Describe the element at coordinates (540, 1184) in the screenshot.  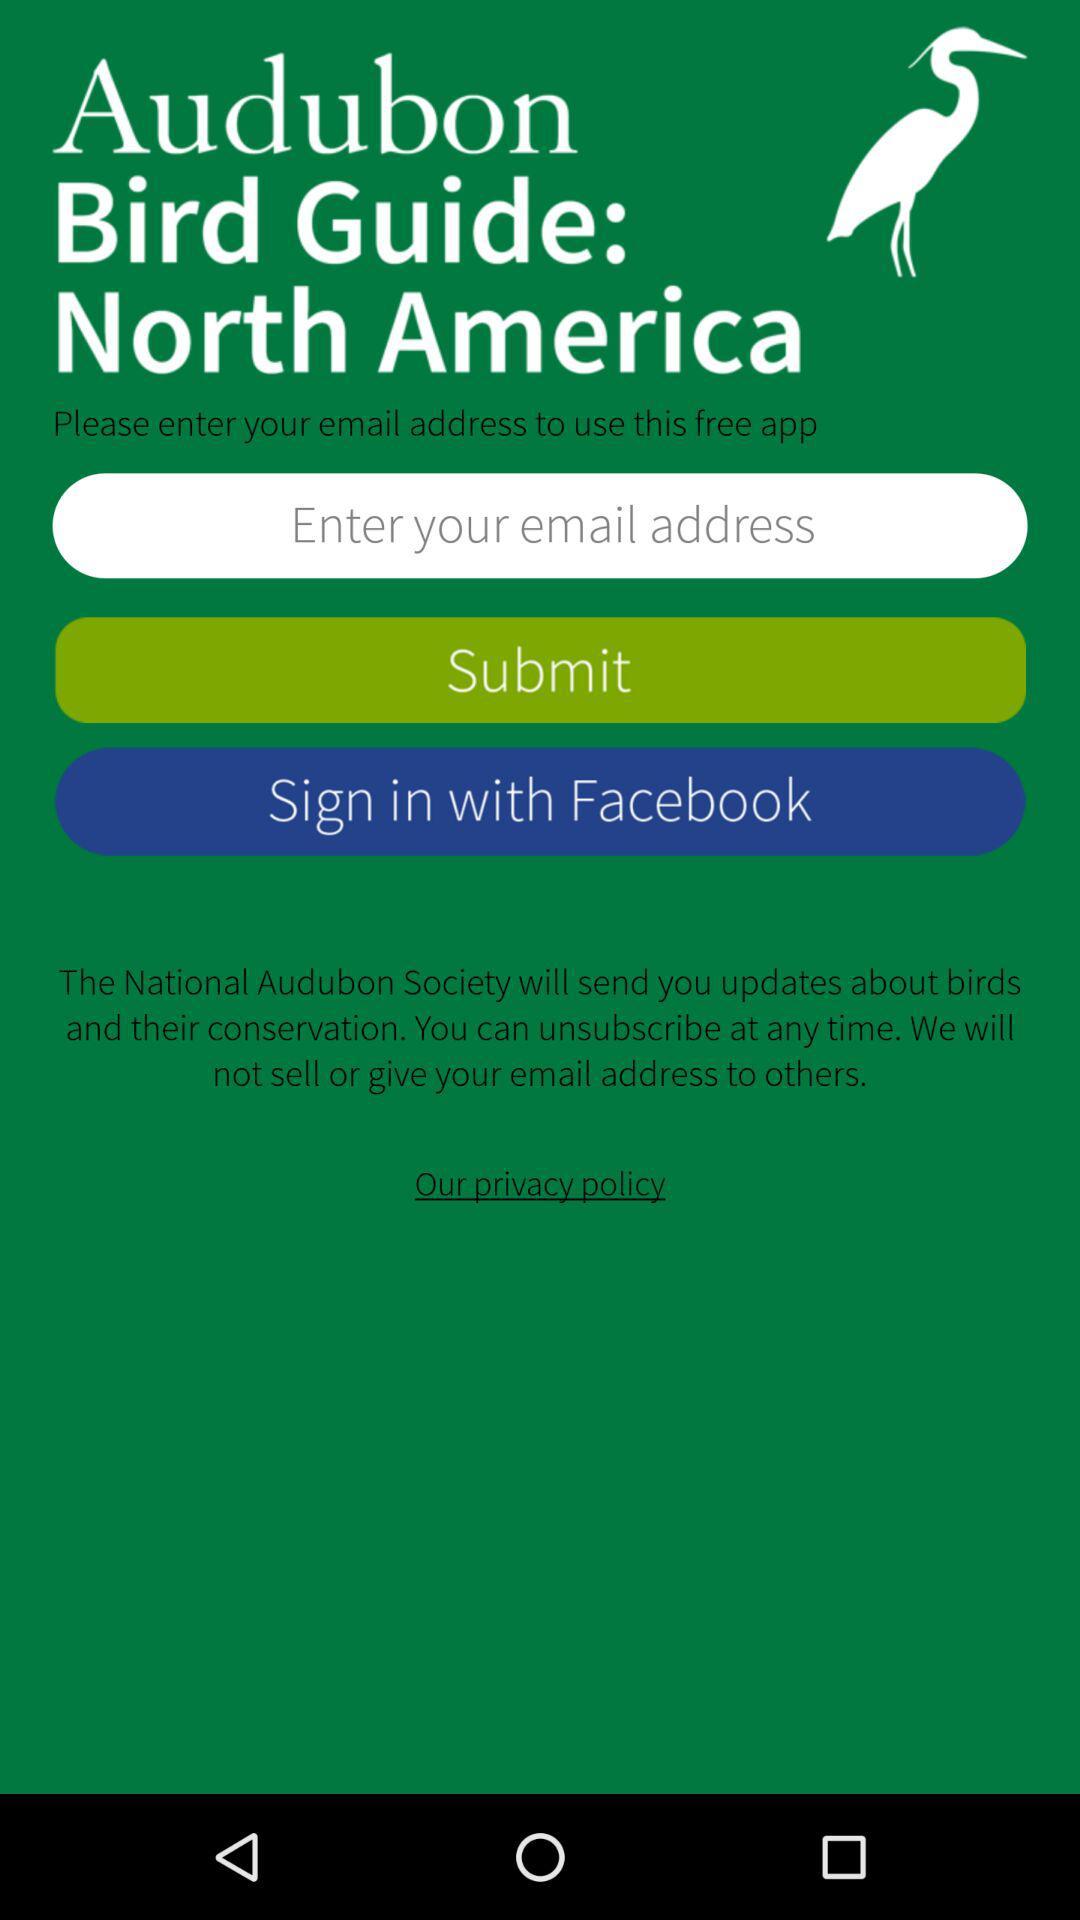
I see `the icon below the the national audubon icon` at that location.